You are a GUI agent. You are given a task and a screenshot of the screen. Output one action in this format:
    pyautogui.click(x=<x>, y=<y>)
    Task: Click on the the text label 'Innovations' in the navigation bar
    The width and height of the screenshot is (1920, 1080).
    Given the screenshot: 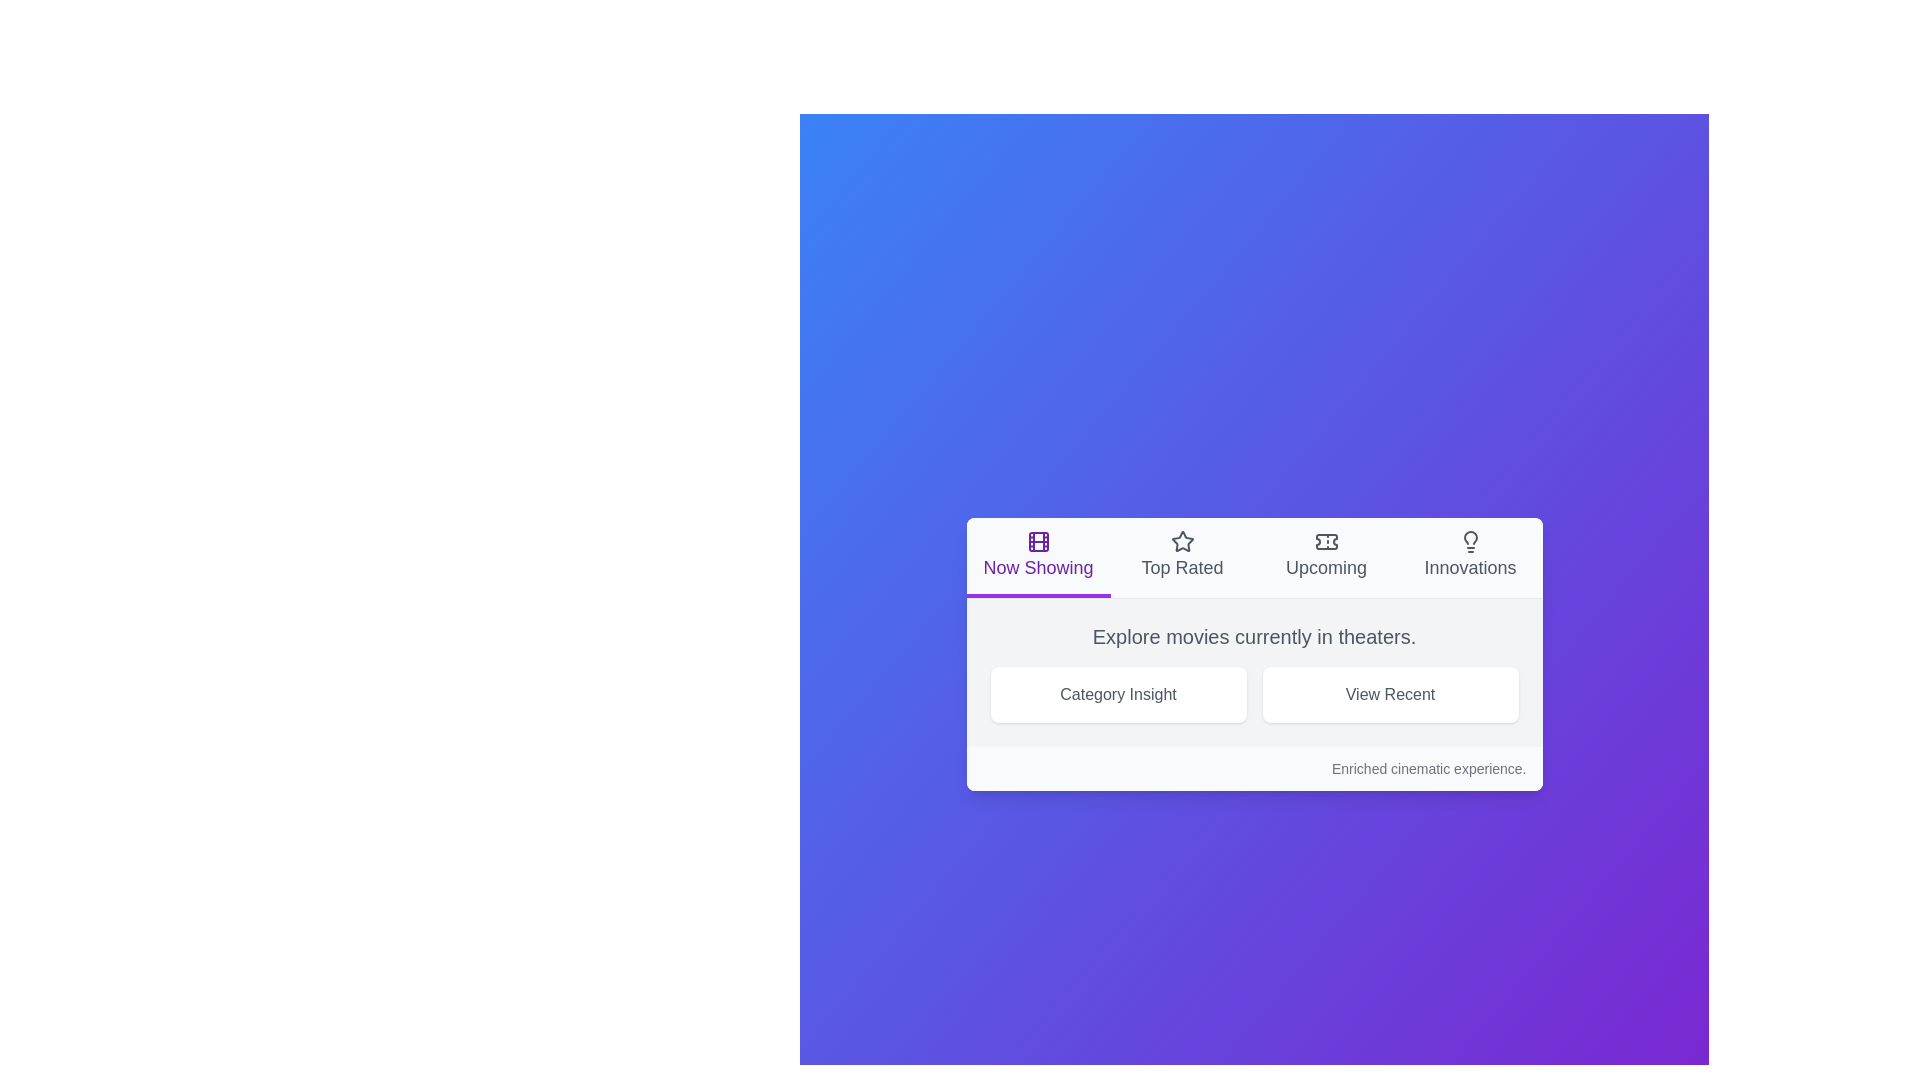 What is the action you would take?
    pyautogui.click(x=1470, y=567)
    